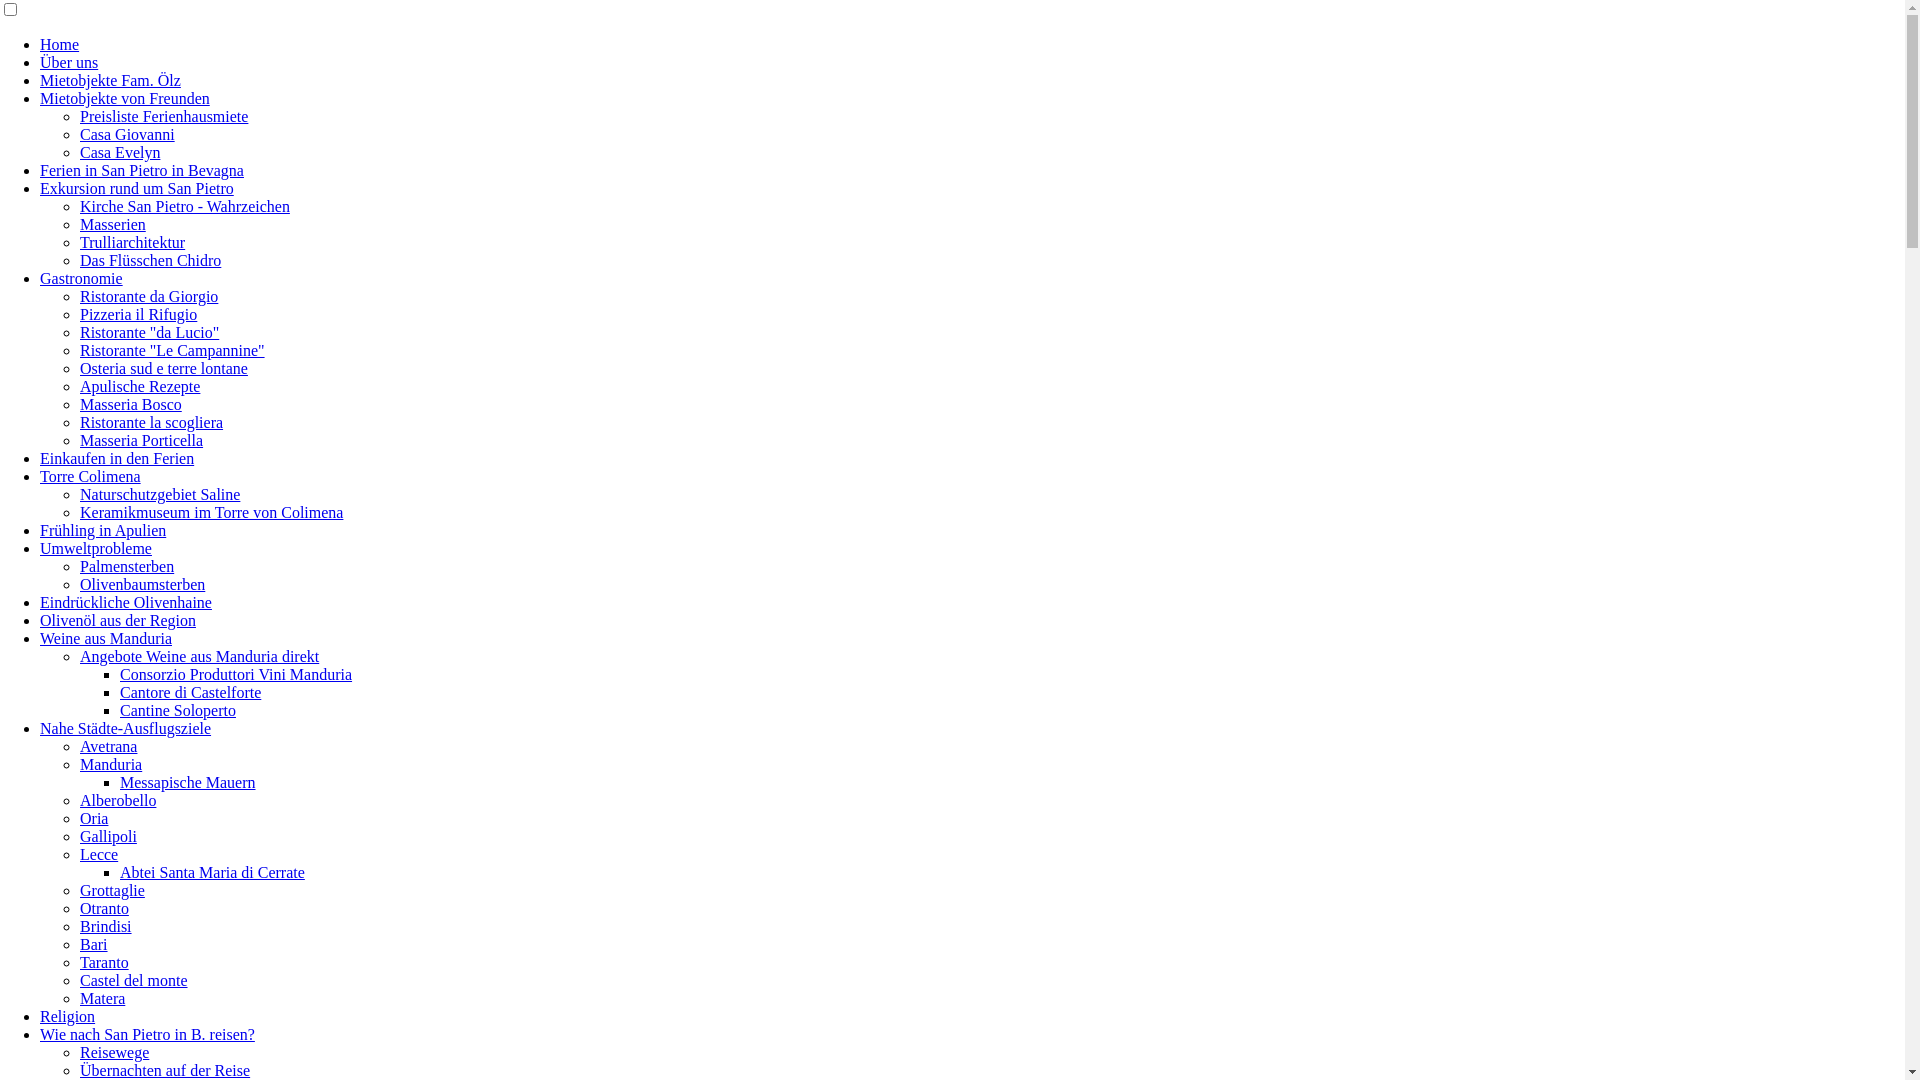  I want to click on 'Mietobjekte von Freunden', so click(123, 98).